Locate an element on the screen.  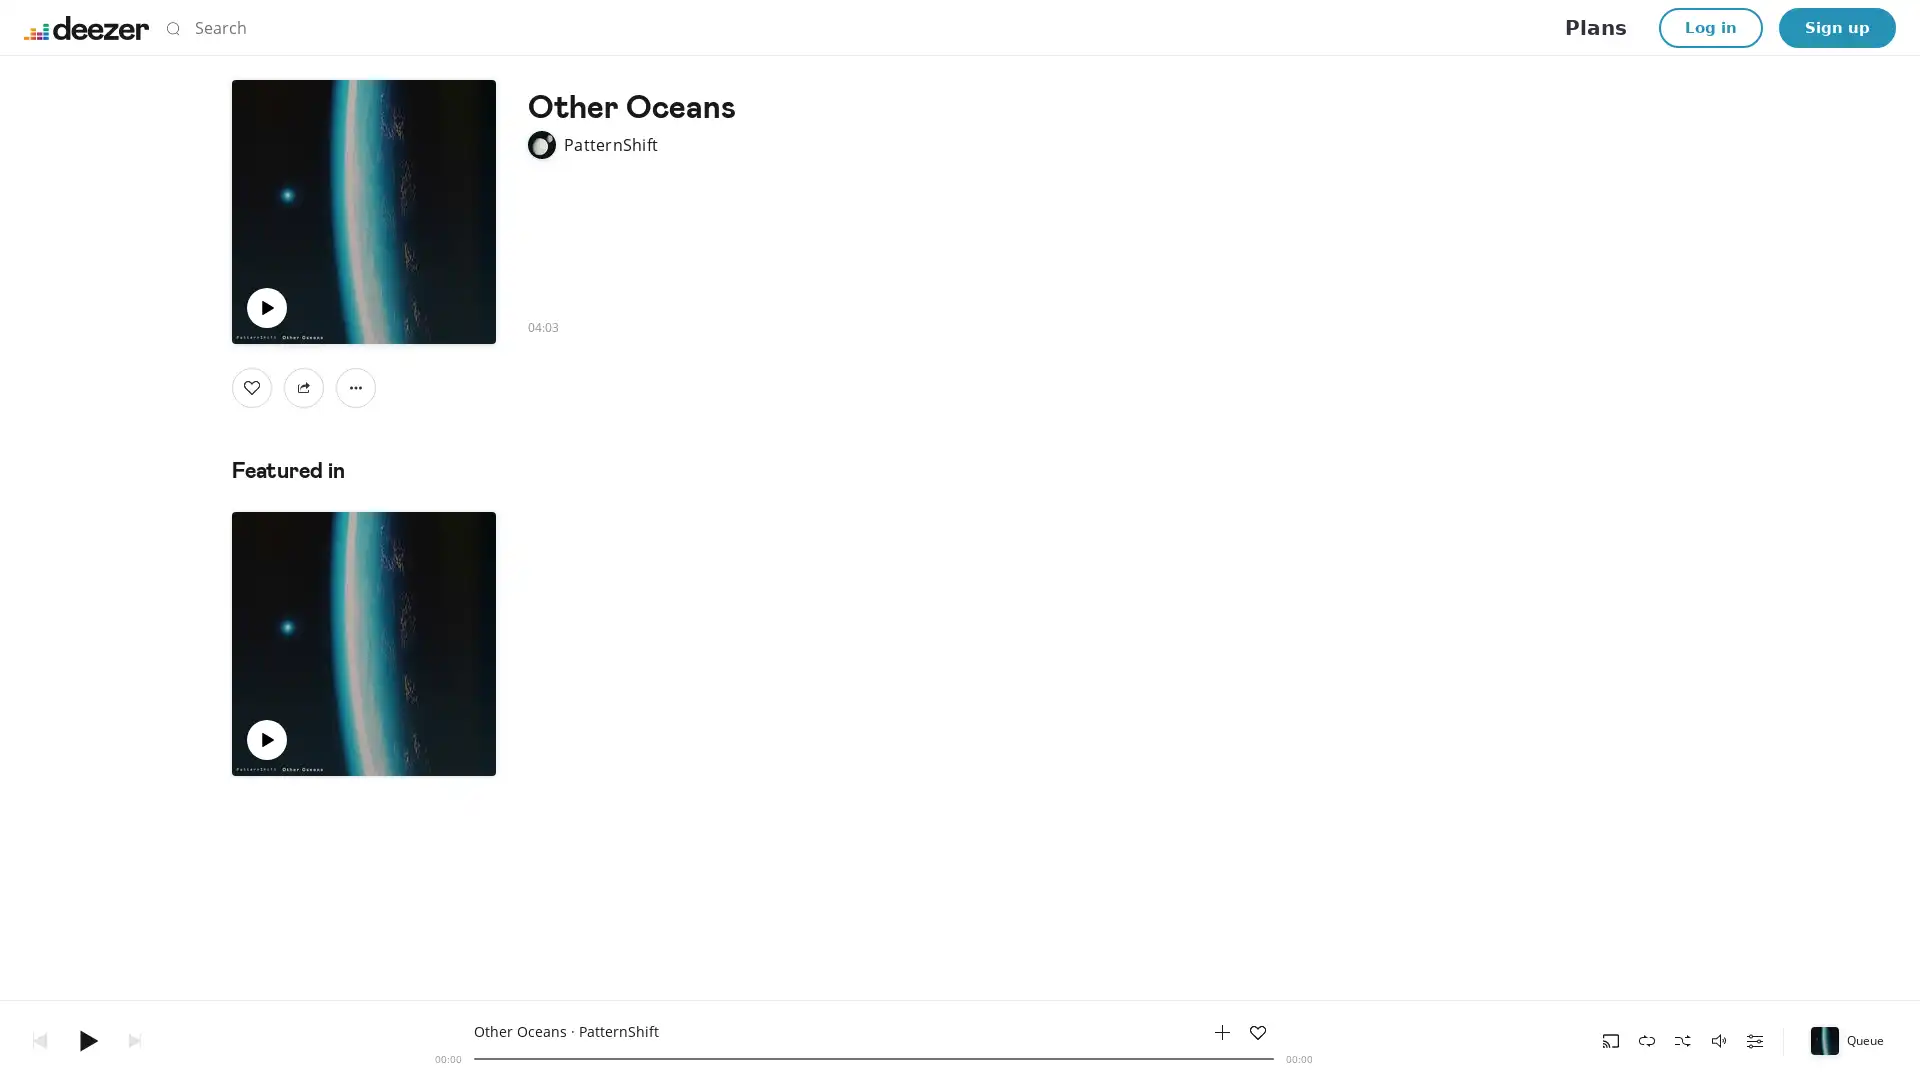
Chromecast is located at coordinates (1611, 1039).